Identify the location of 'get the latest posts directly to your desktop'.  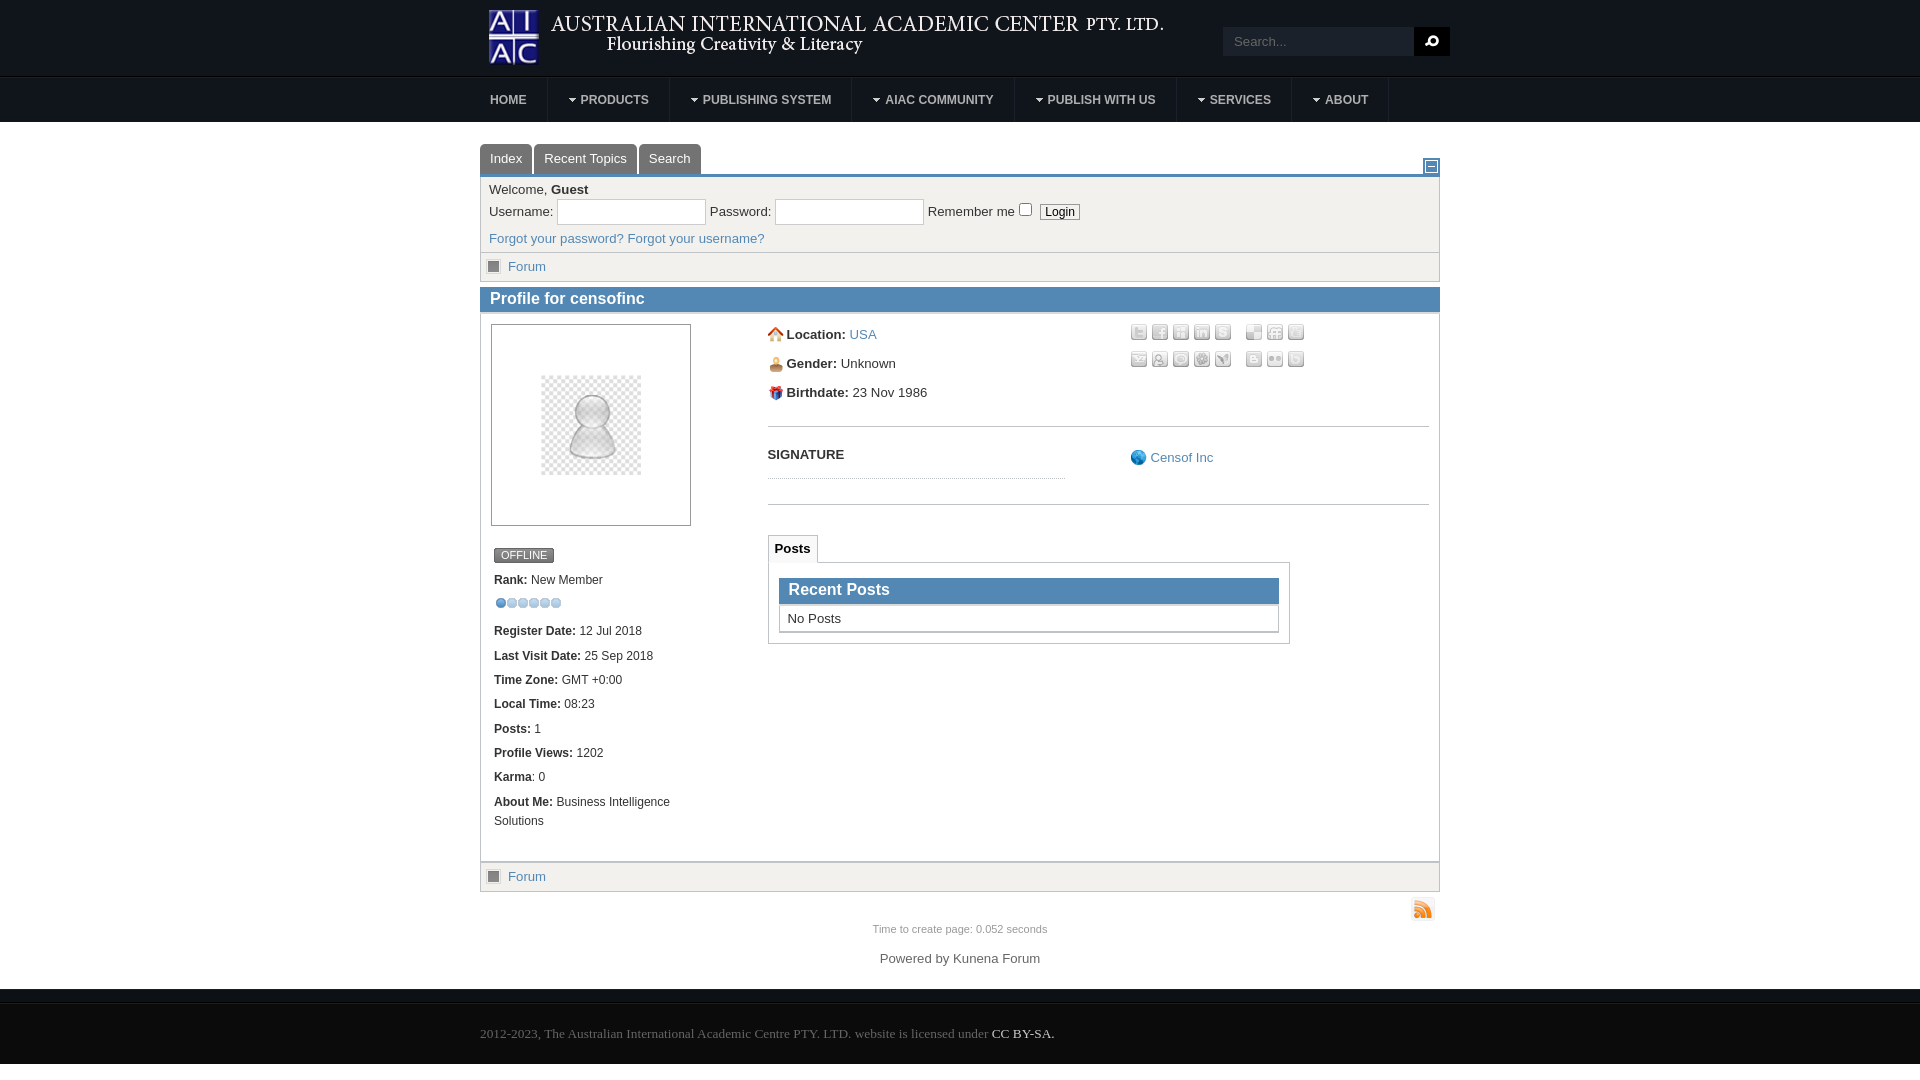
(1421, 909).